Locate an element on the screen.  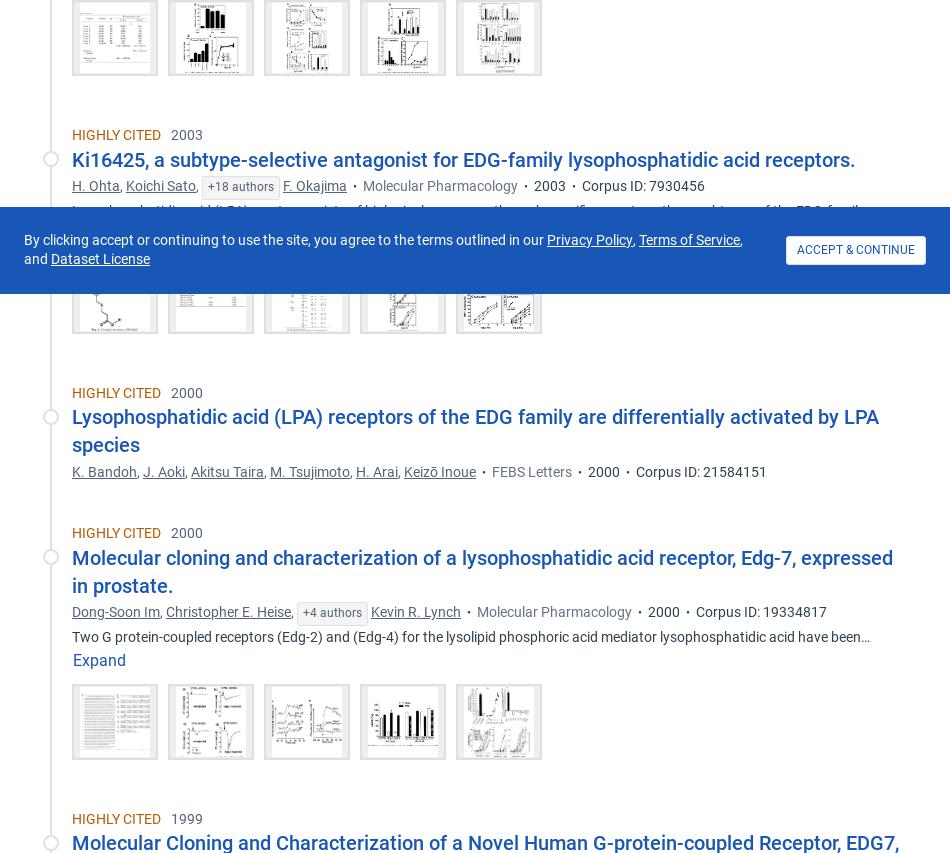
'Molecular cloning and characterization of a lysophosphatidic acid receptor, Edg-7, expressed in prostate.' is located at coordinates (482, 571).